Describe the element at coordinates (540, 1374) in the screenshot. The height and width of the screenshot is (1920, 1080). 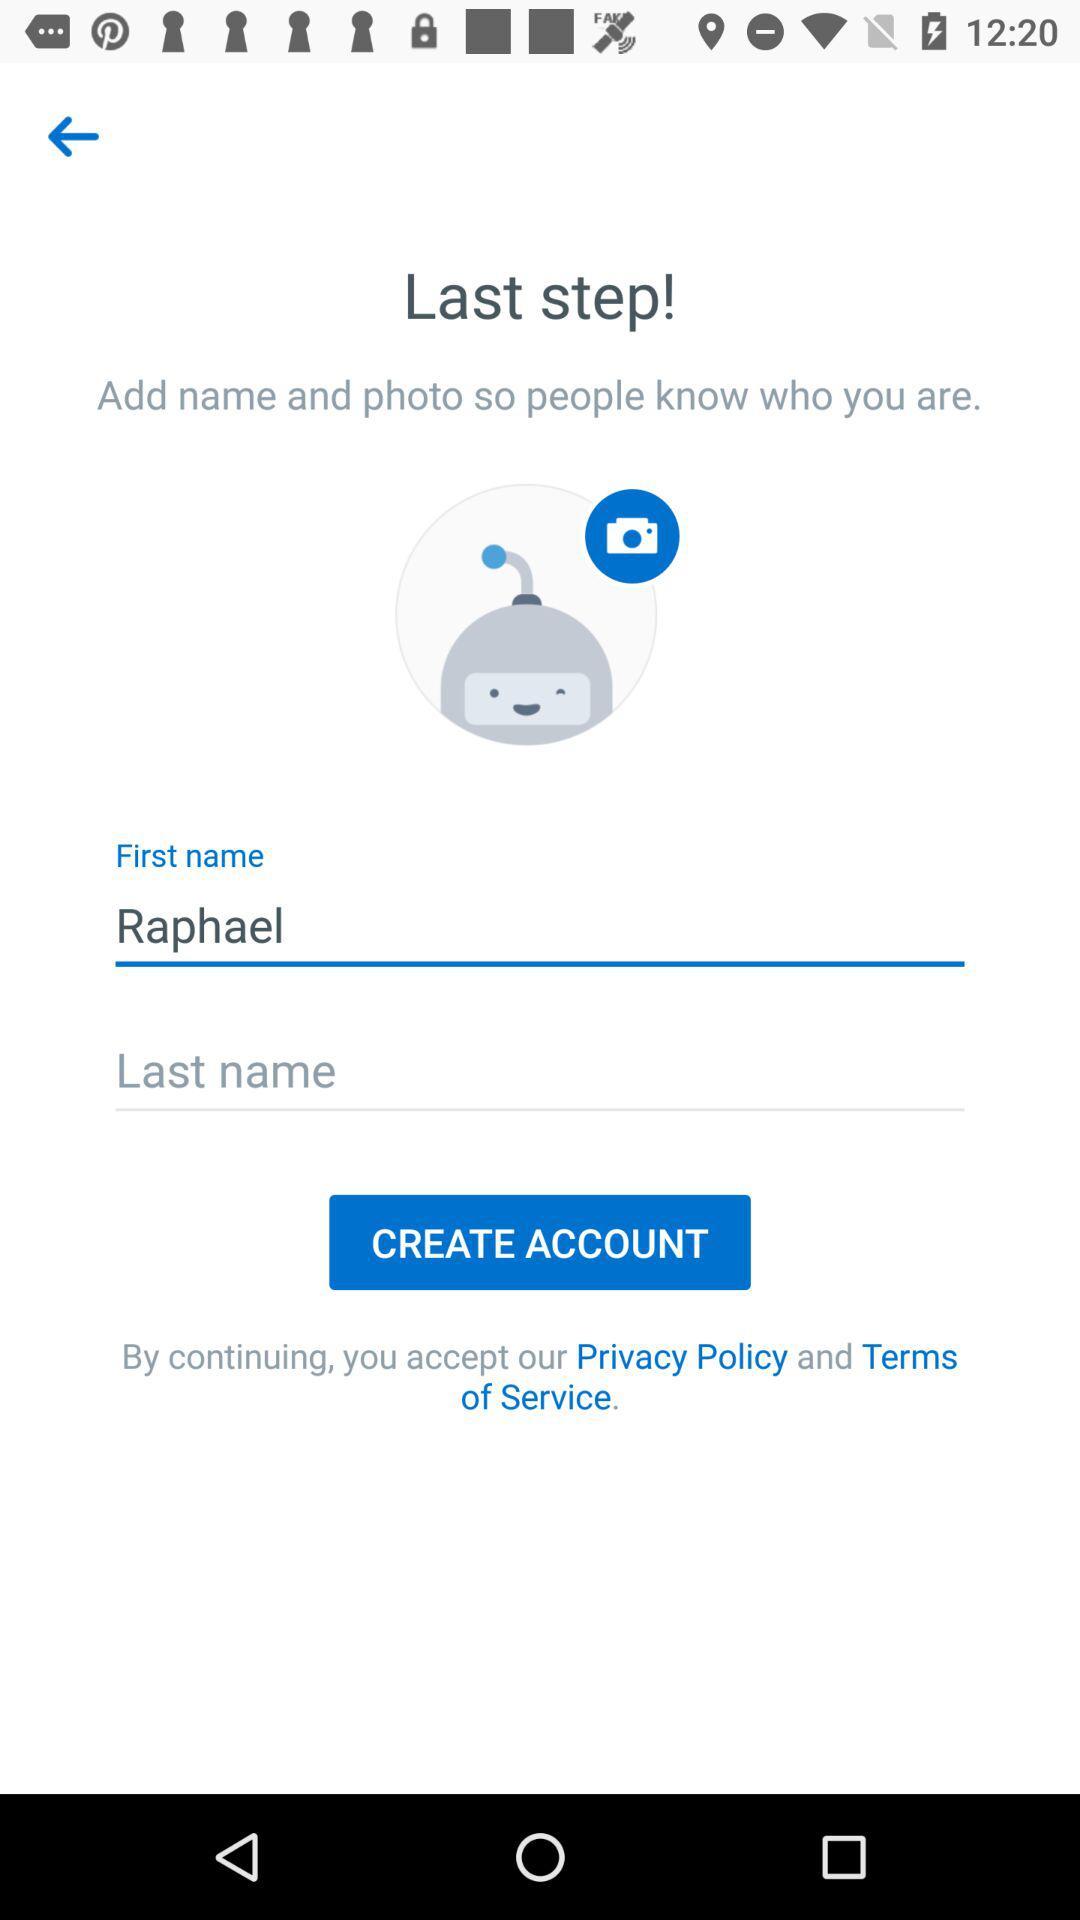
I see `item below the create account icon` at that location.